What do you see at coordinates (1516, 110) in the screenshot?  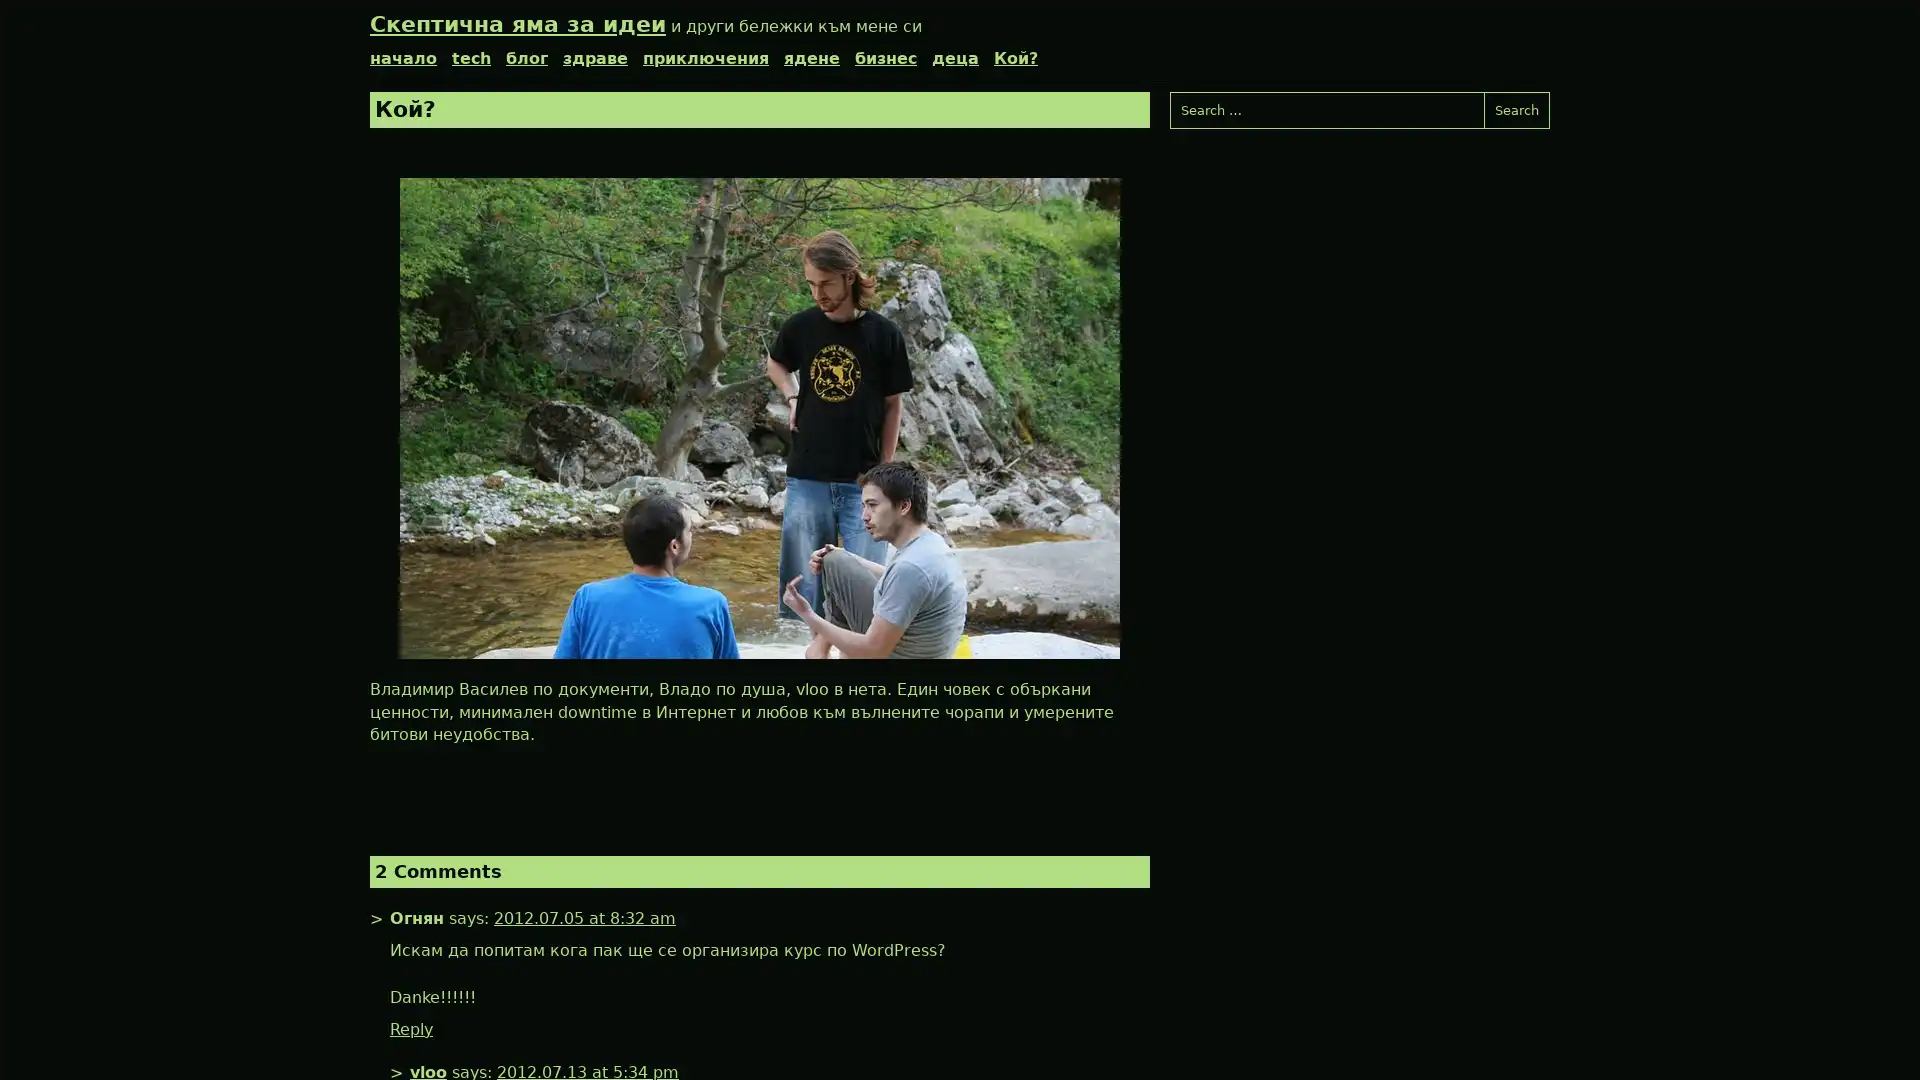 I see `Search` at bounding box center [1516, 110].